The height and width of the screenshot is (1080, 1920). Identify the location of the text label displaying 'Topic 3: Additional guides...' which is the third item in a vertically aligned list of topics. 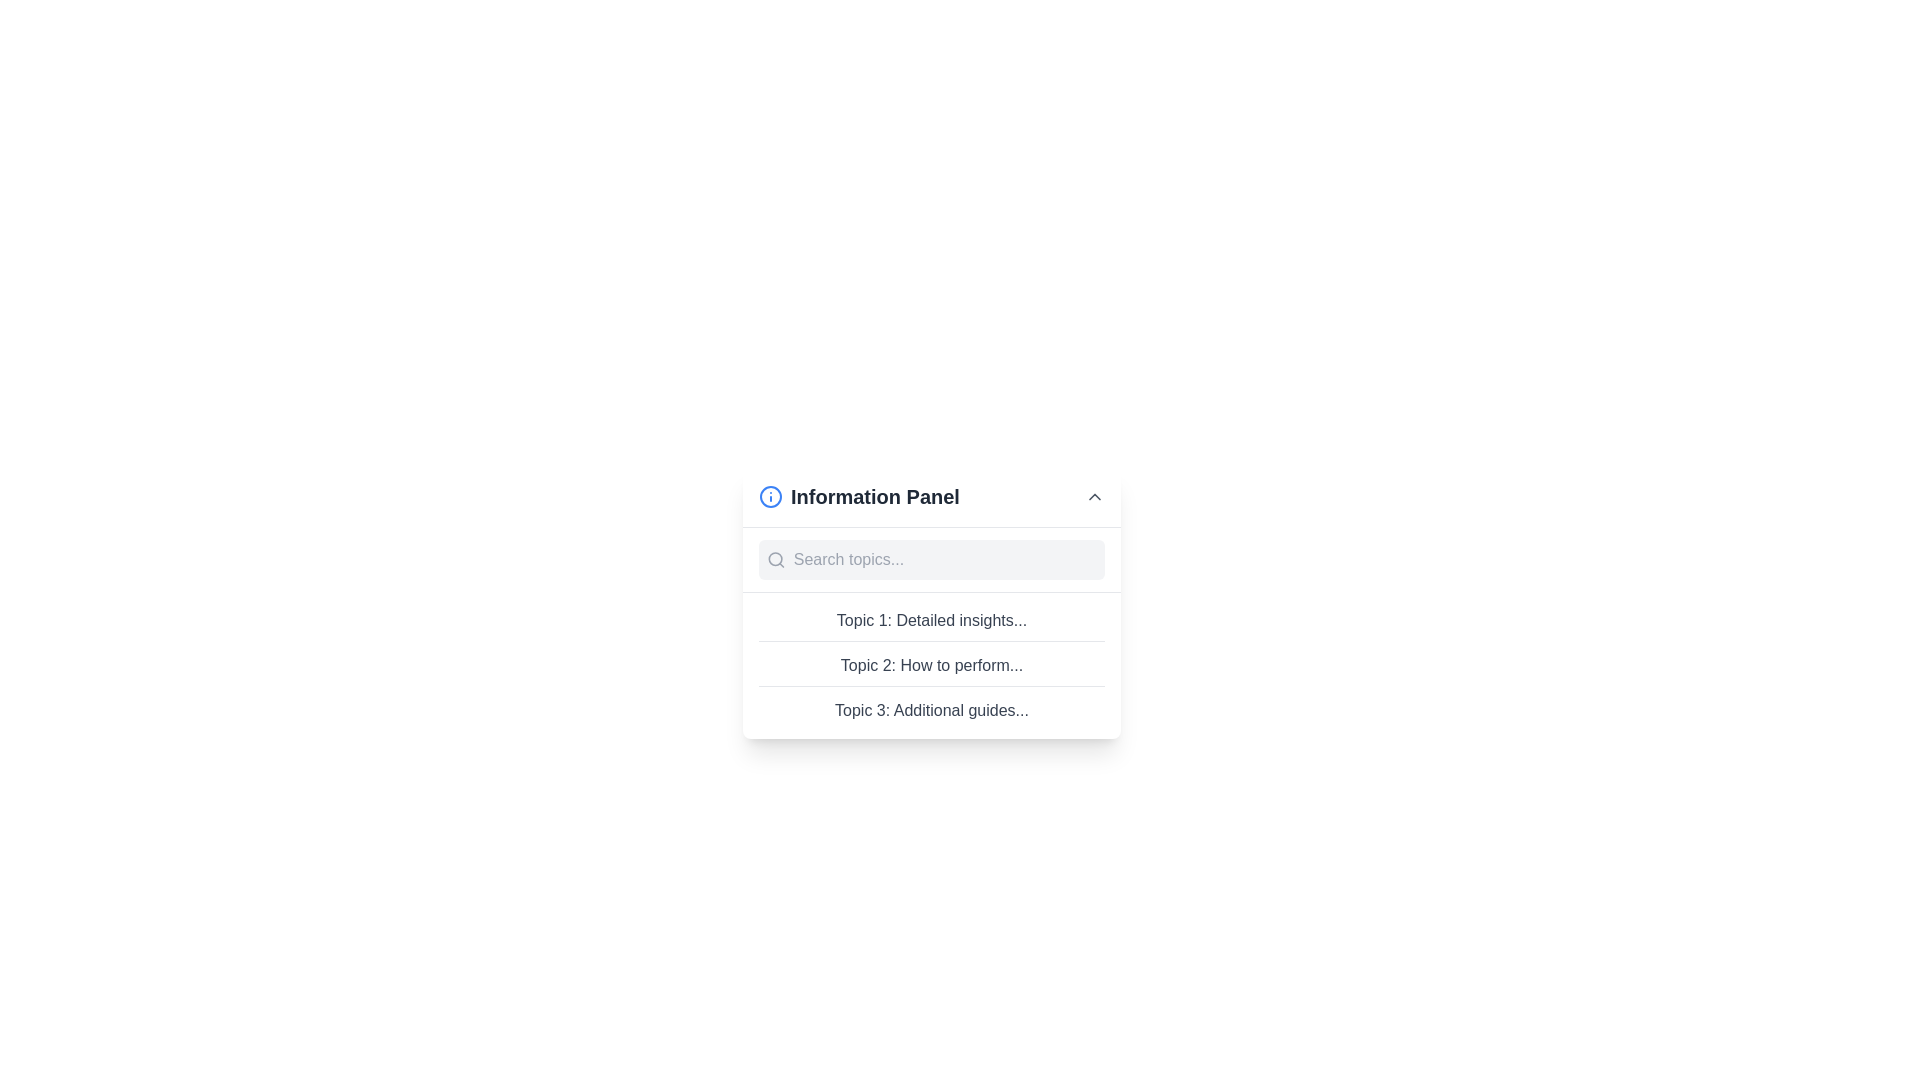
(930, 709).